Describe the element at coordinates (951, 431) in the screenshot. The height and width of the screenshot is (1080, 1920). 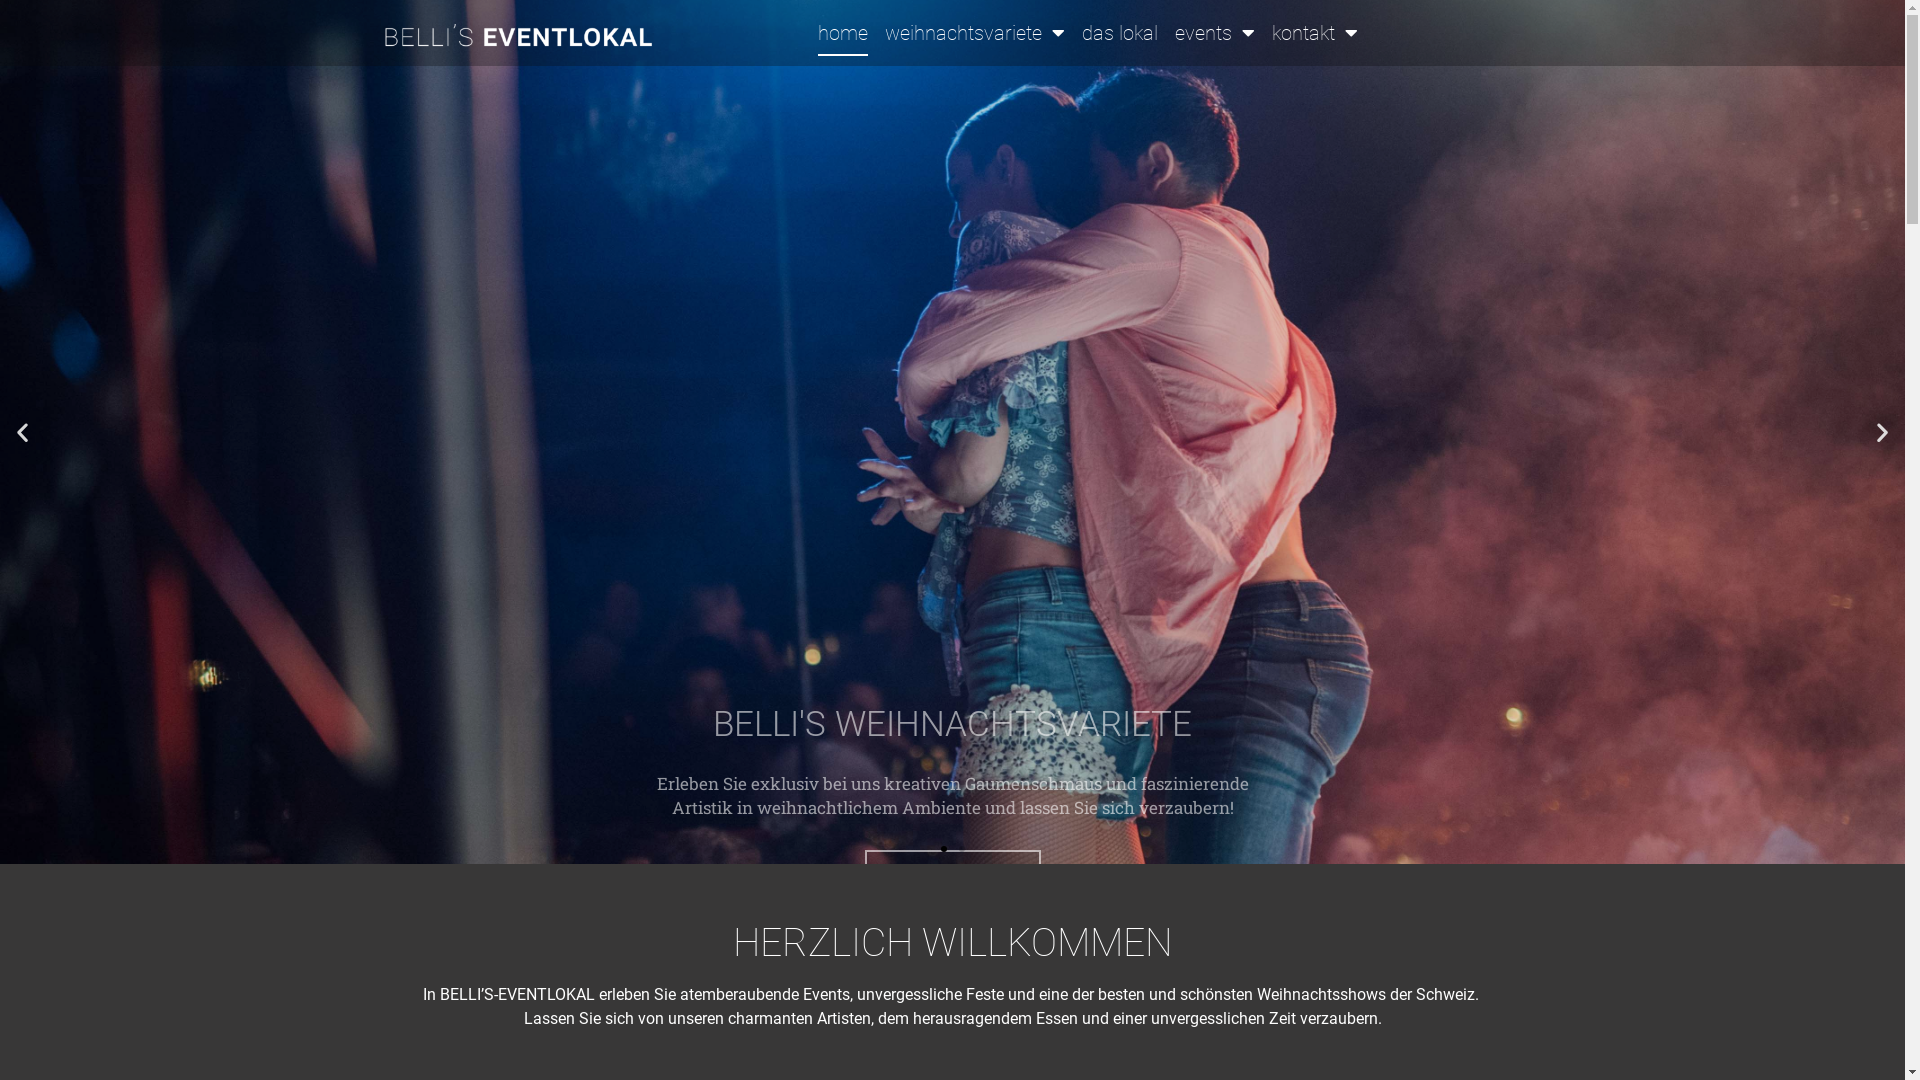
I see `'BELLI'S WEIHNACHTSVARIETE'` at that location.